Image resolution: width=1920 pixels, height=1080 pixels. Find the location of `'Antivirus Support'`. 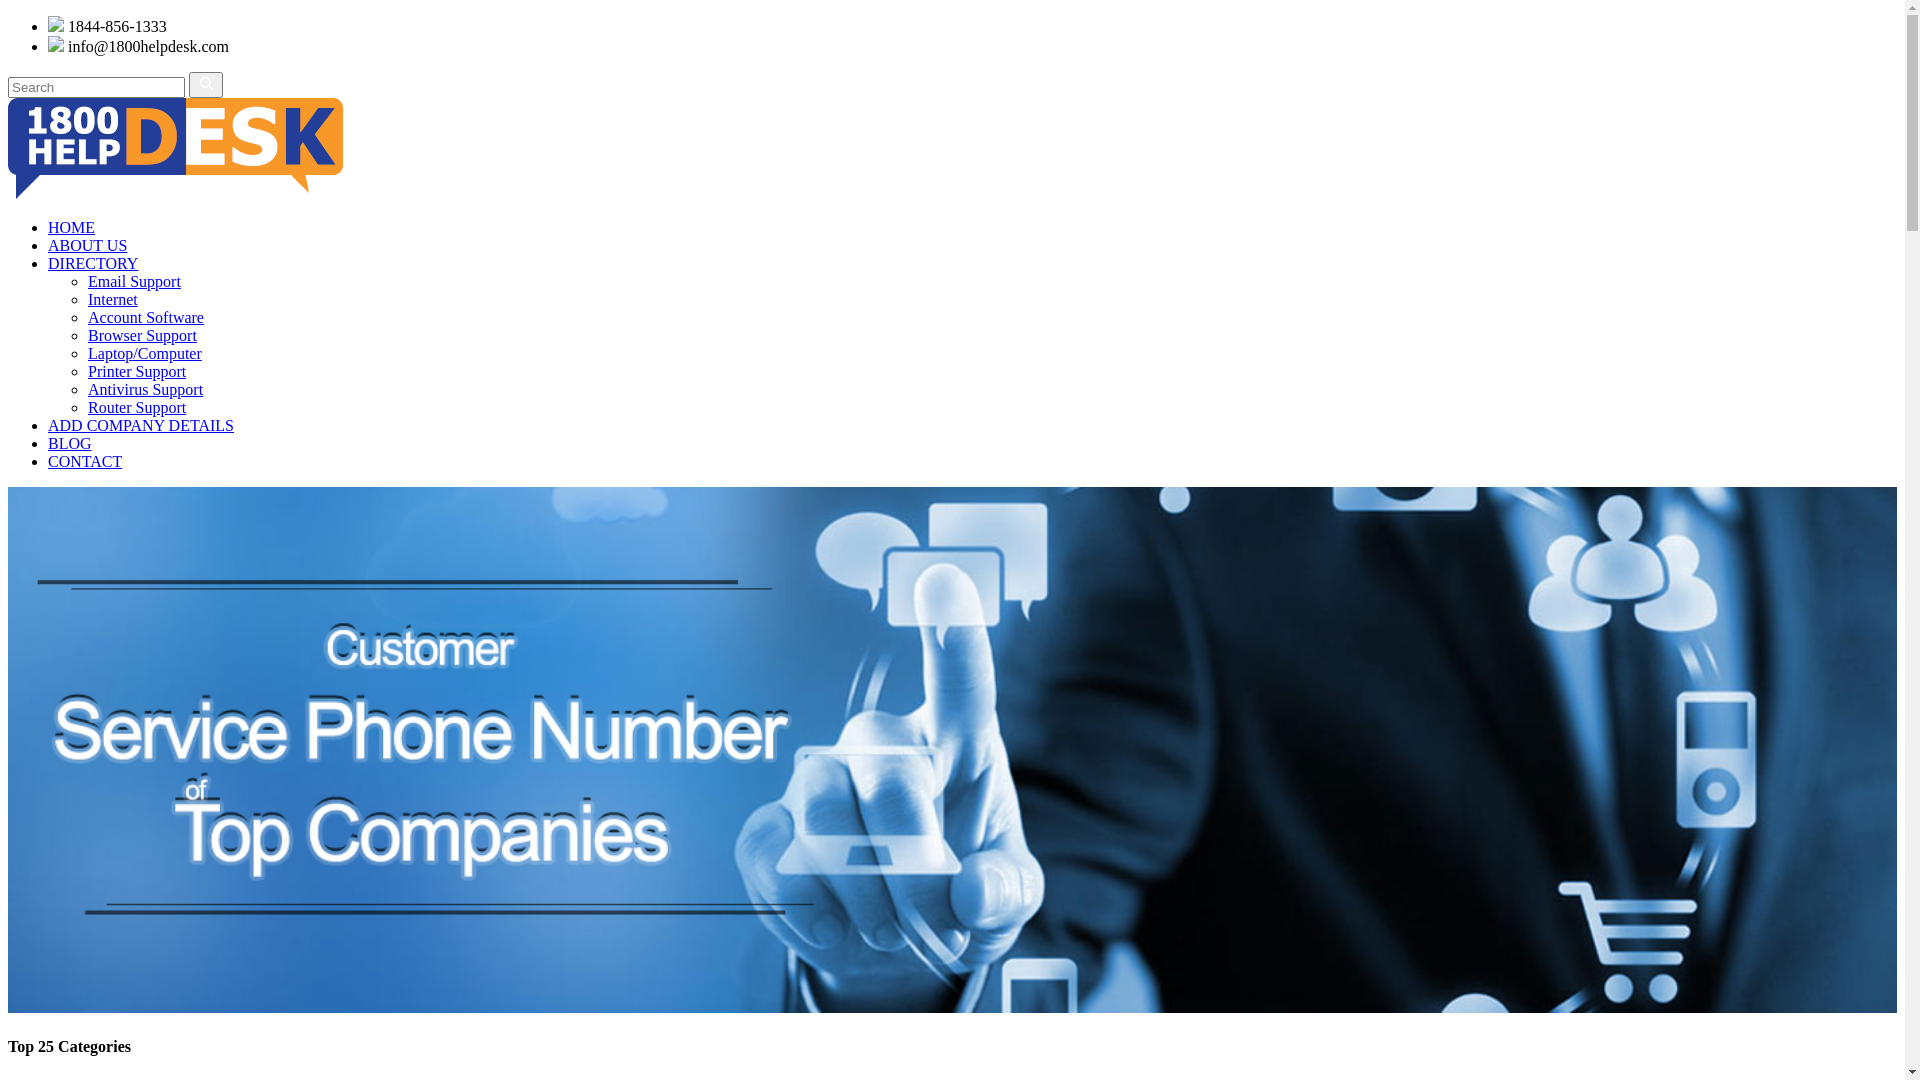

'Antivirus Support' is located at coordinates (144, 389).